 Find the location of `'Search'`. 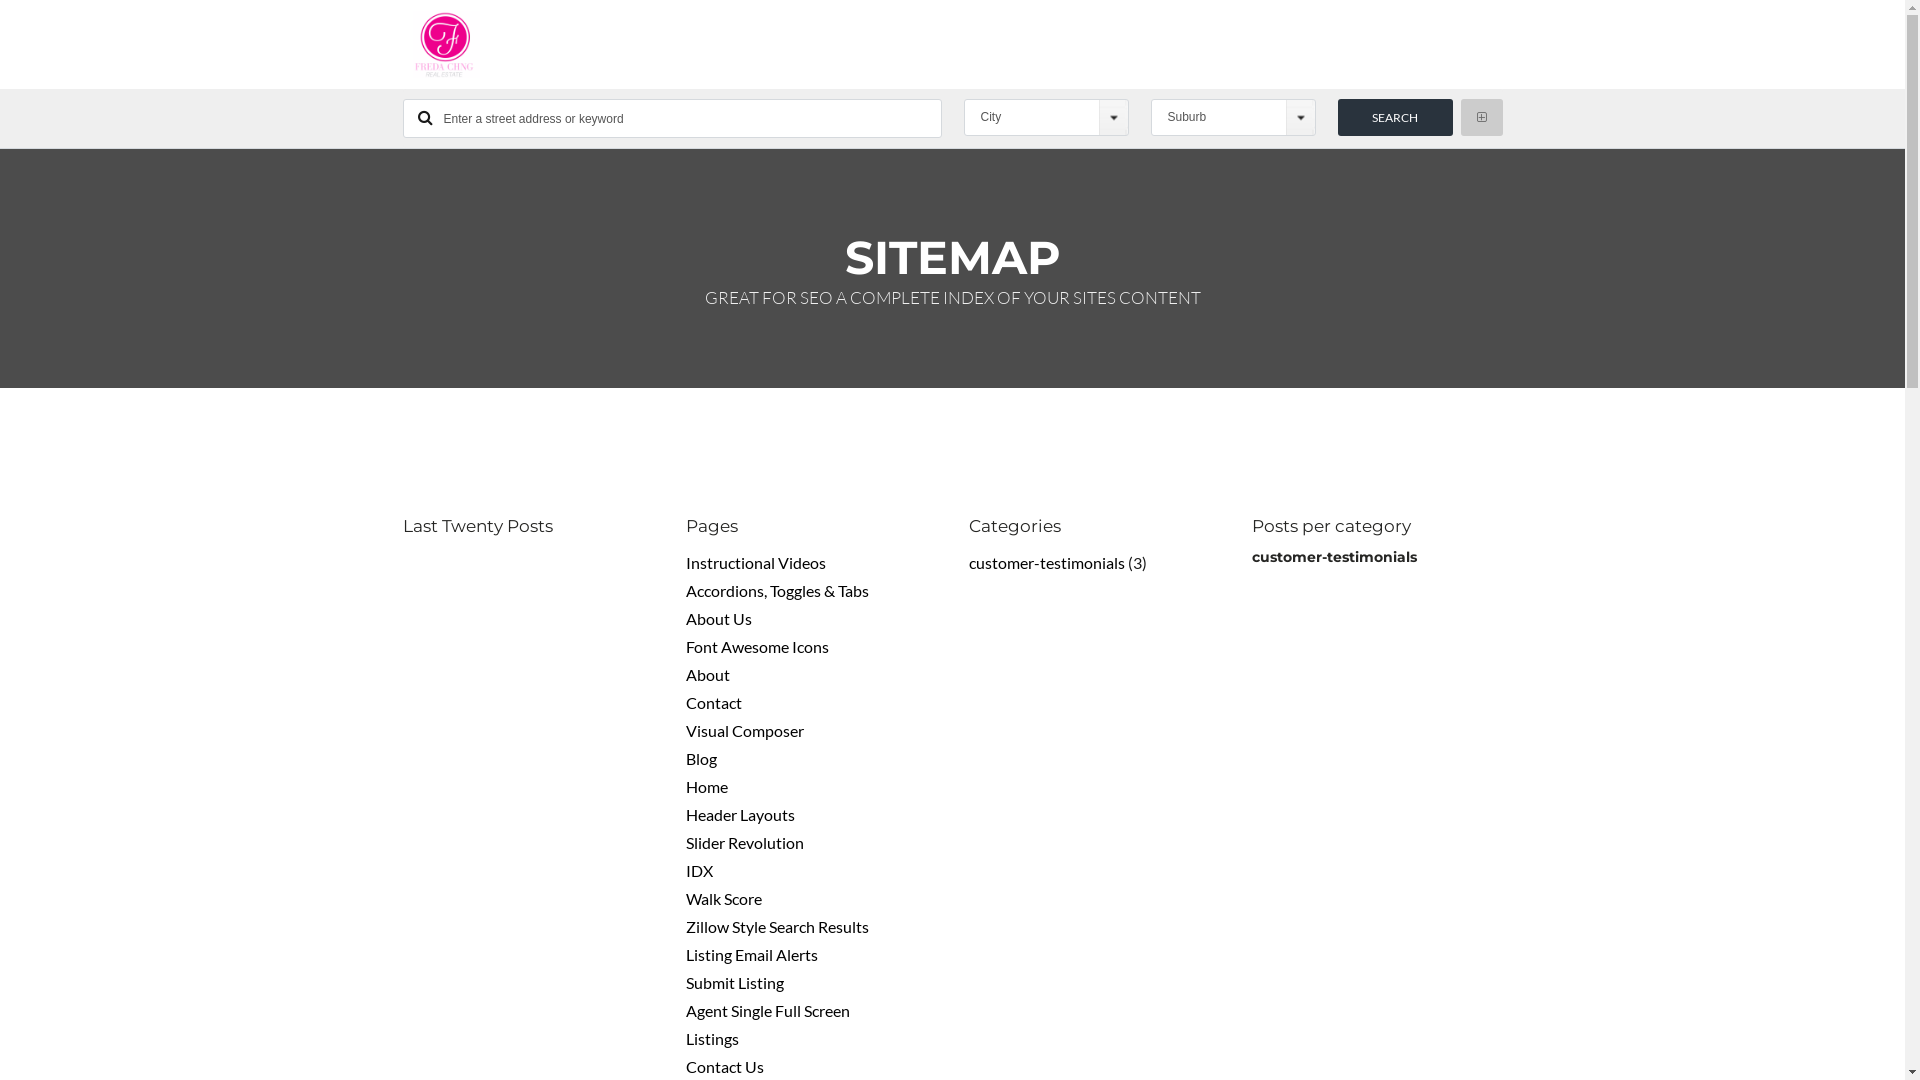

'Search' is located at coordinates (1338, 117).